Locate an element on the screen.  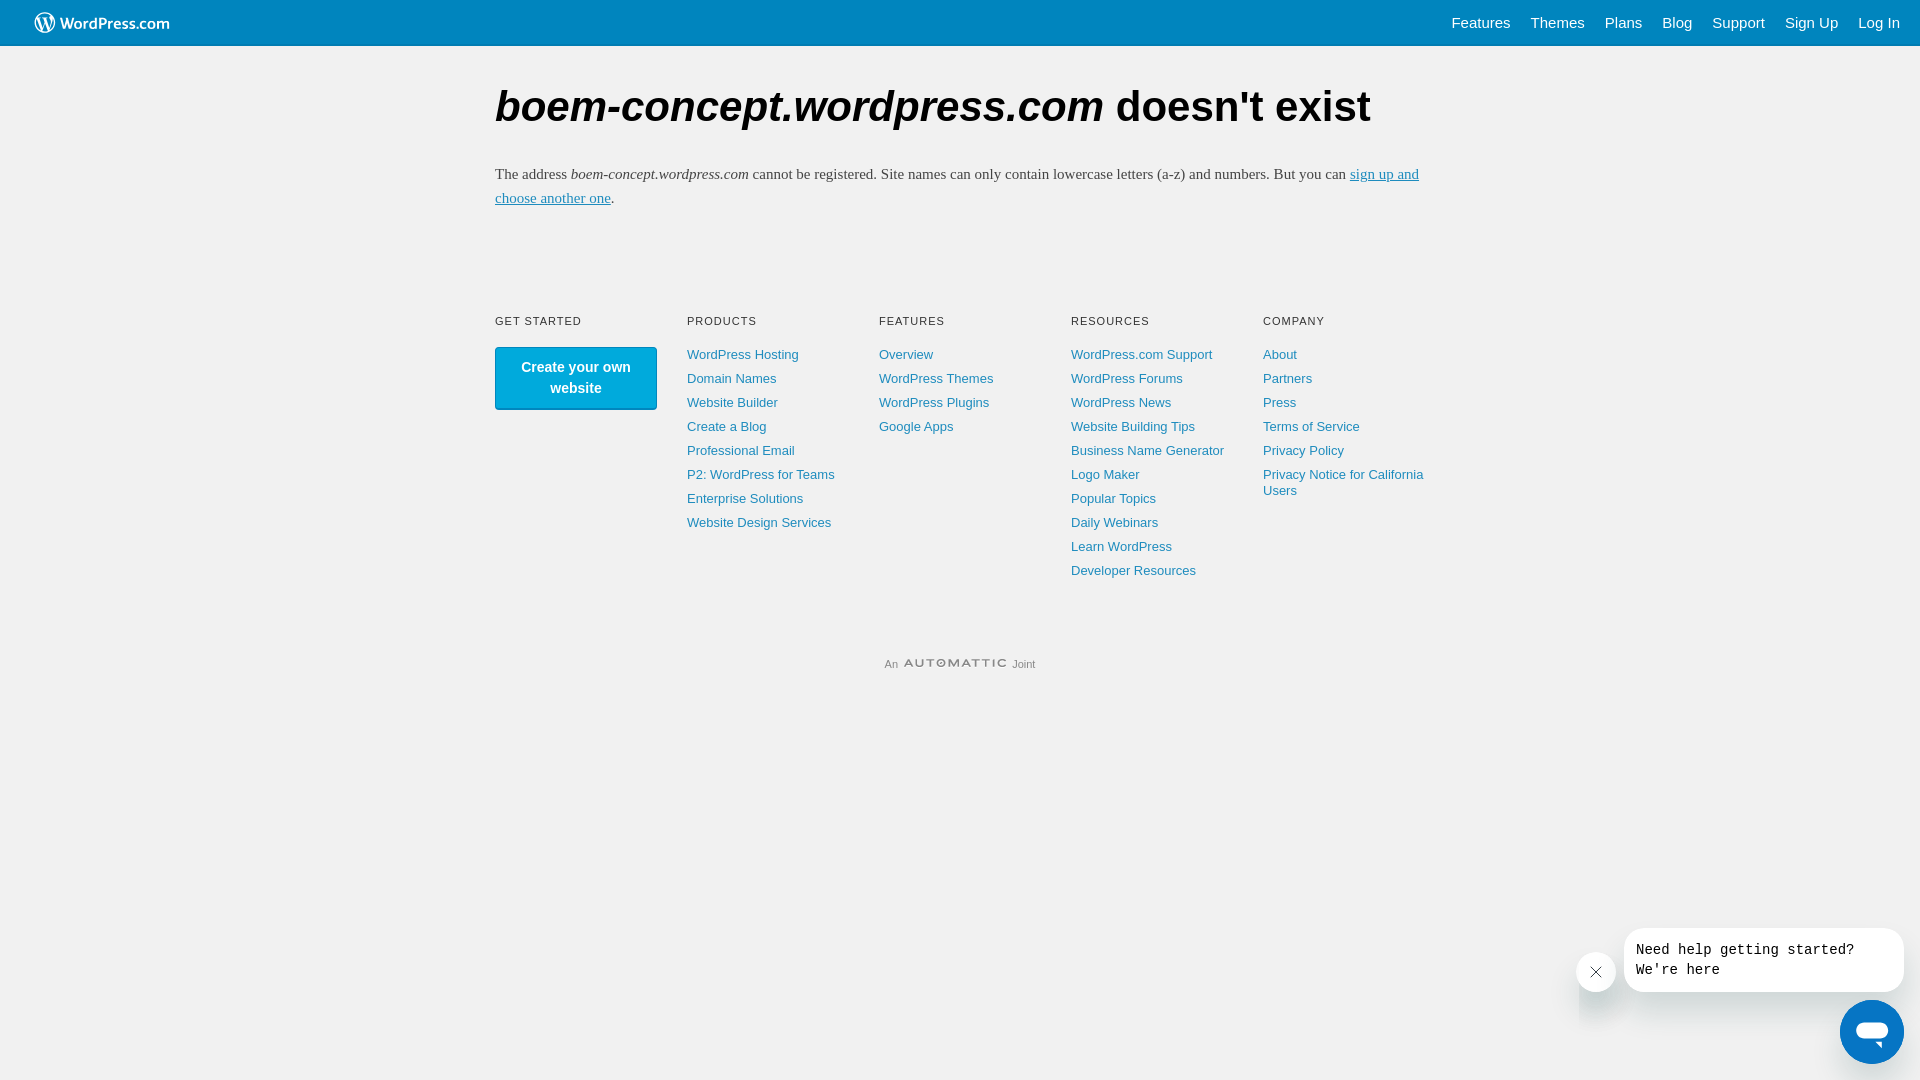
'Business Name Generator' is located at coordinates (1147, 450).